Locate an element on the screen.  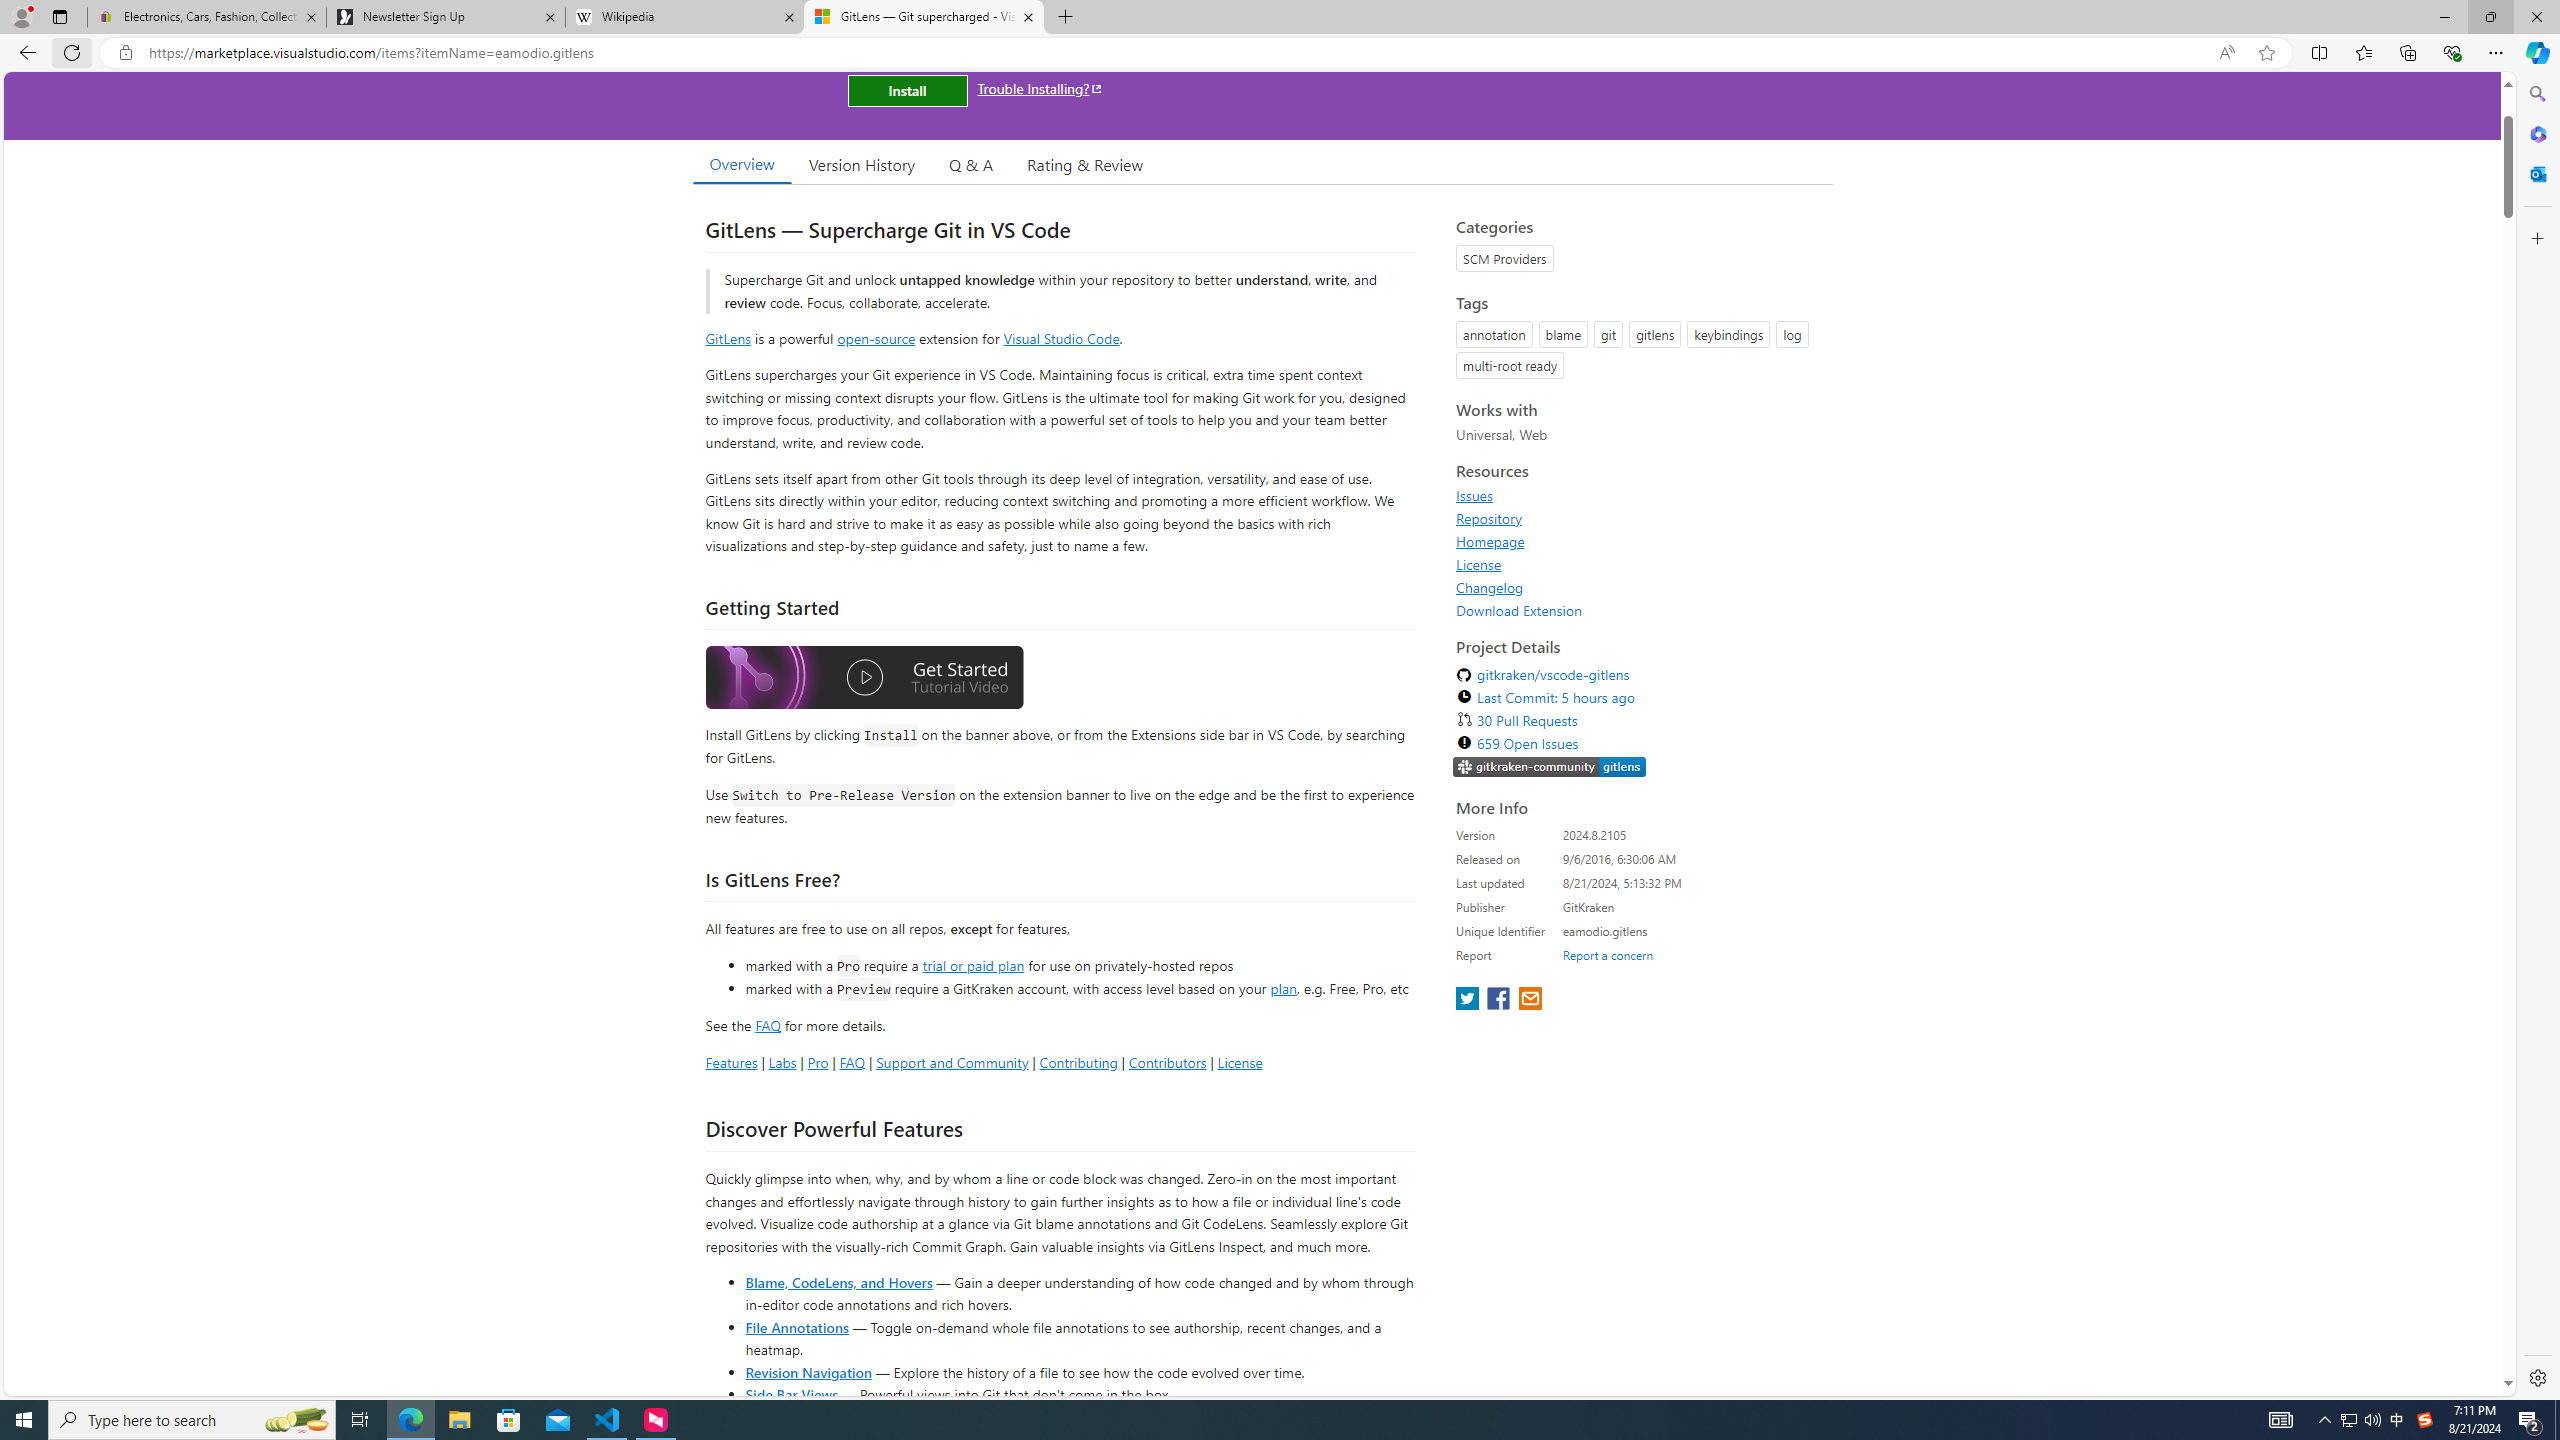
'Rating & Review' is located at coordinates (1085, 164).